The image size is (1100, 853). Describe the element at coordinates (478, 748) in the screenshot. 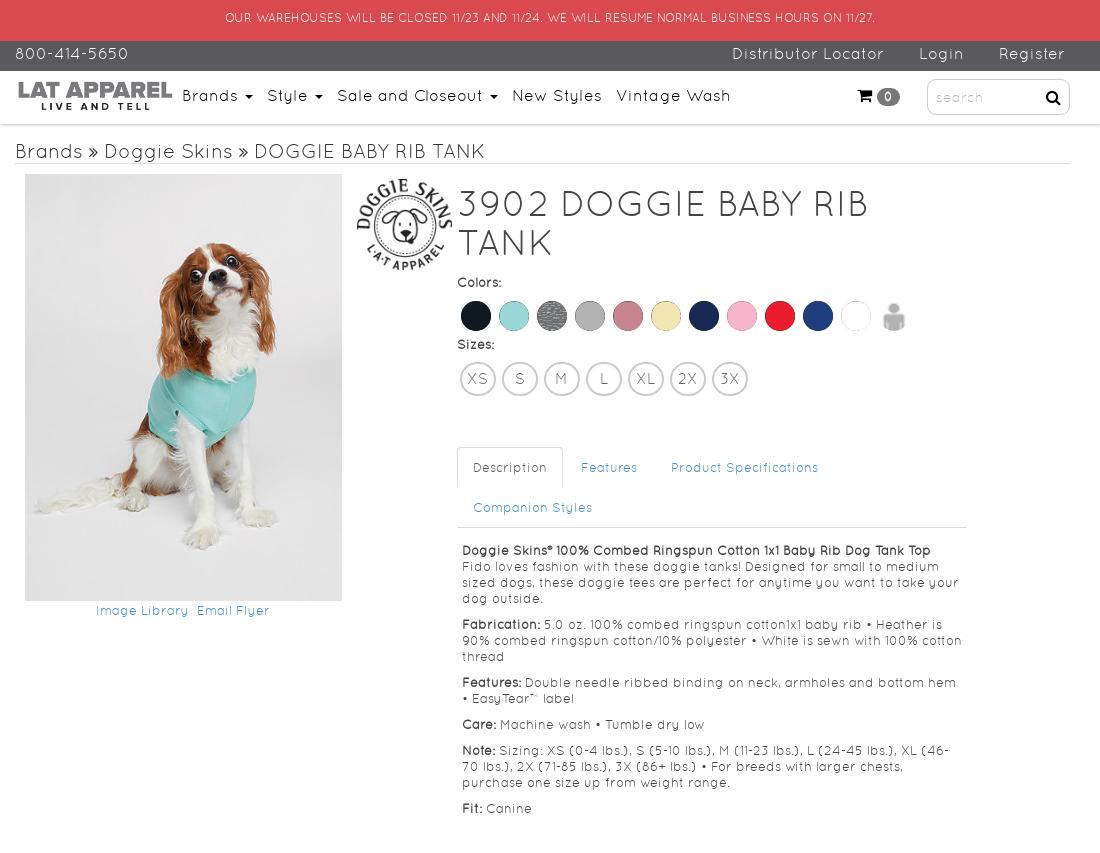

I see `'Note:'` at that location.